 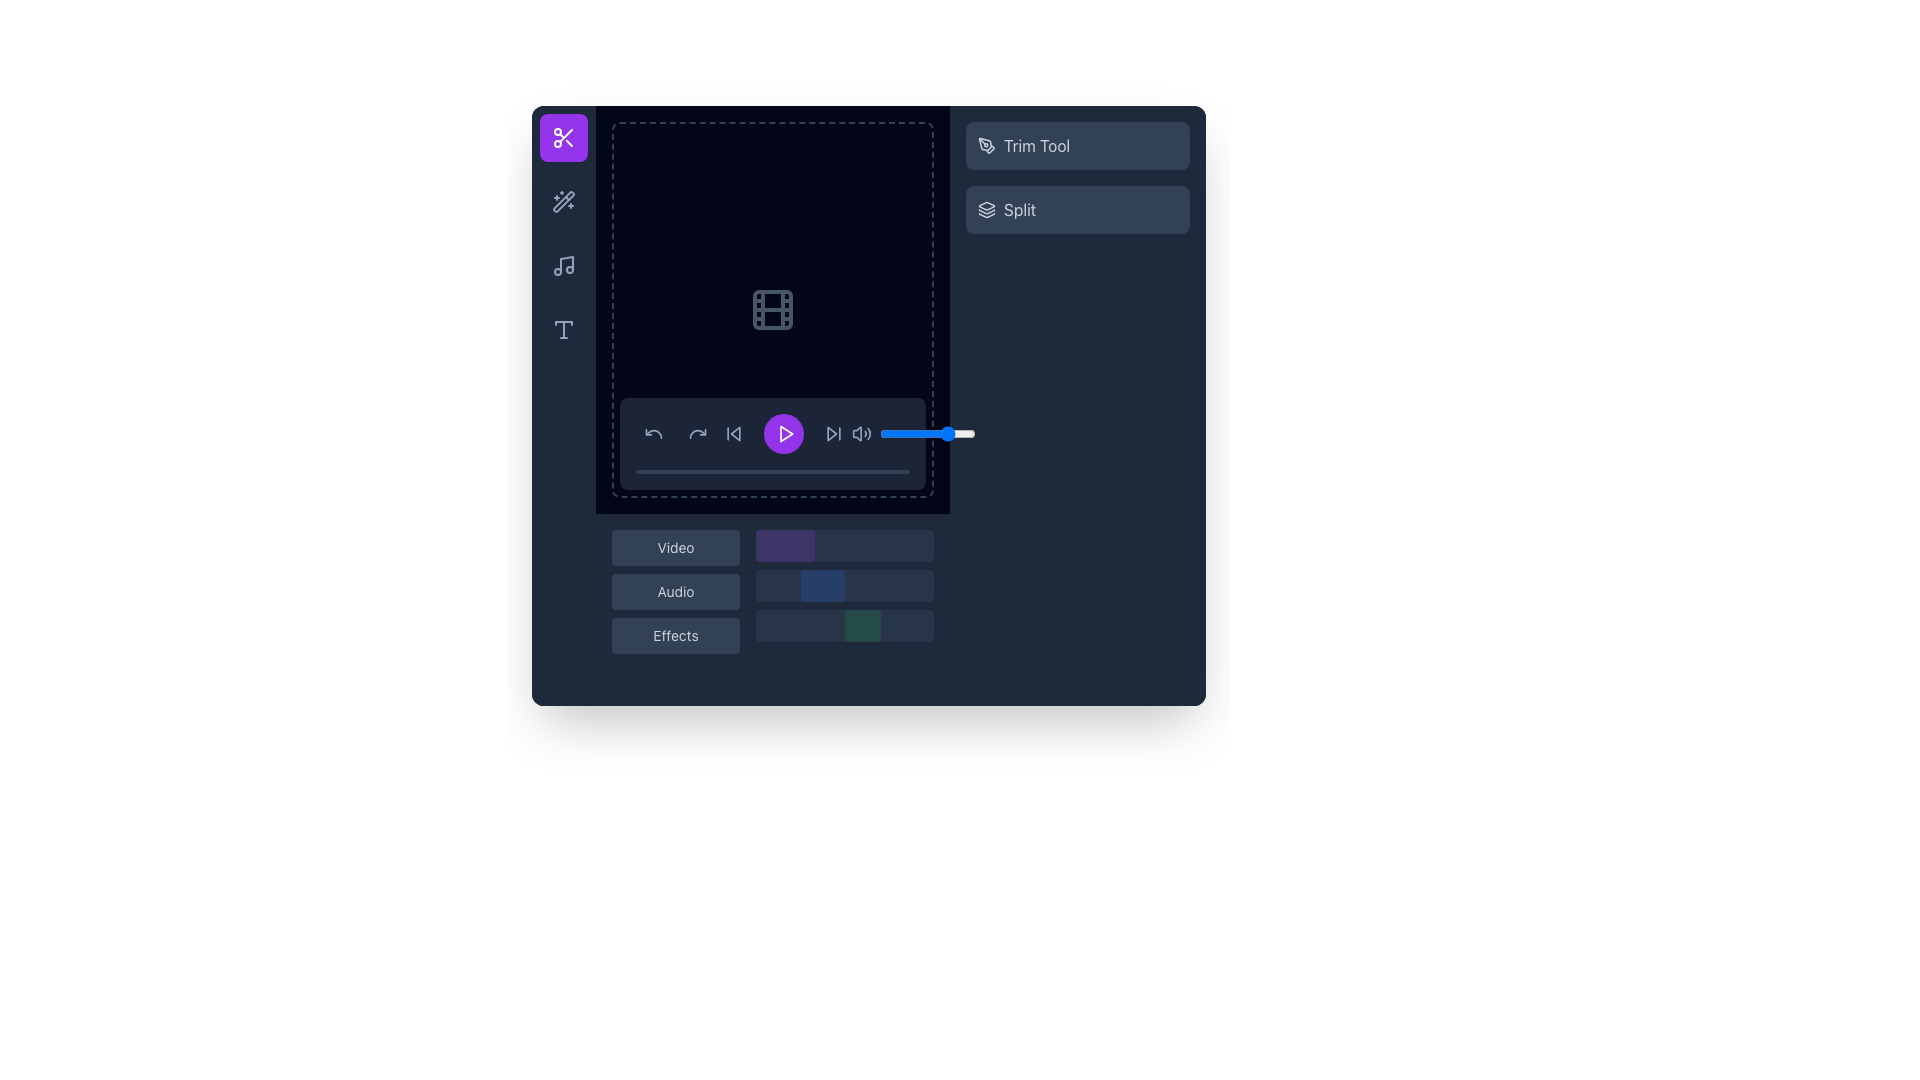 What do you see at coordinates (944, 433) in the screenshot?
I see `the slider value` at bounding box center [944, 433].